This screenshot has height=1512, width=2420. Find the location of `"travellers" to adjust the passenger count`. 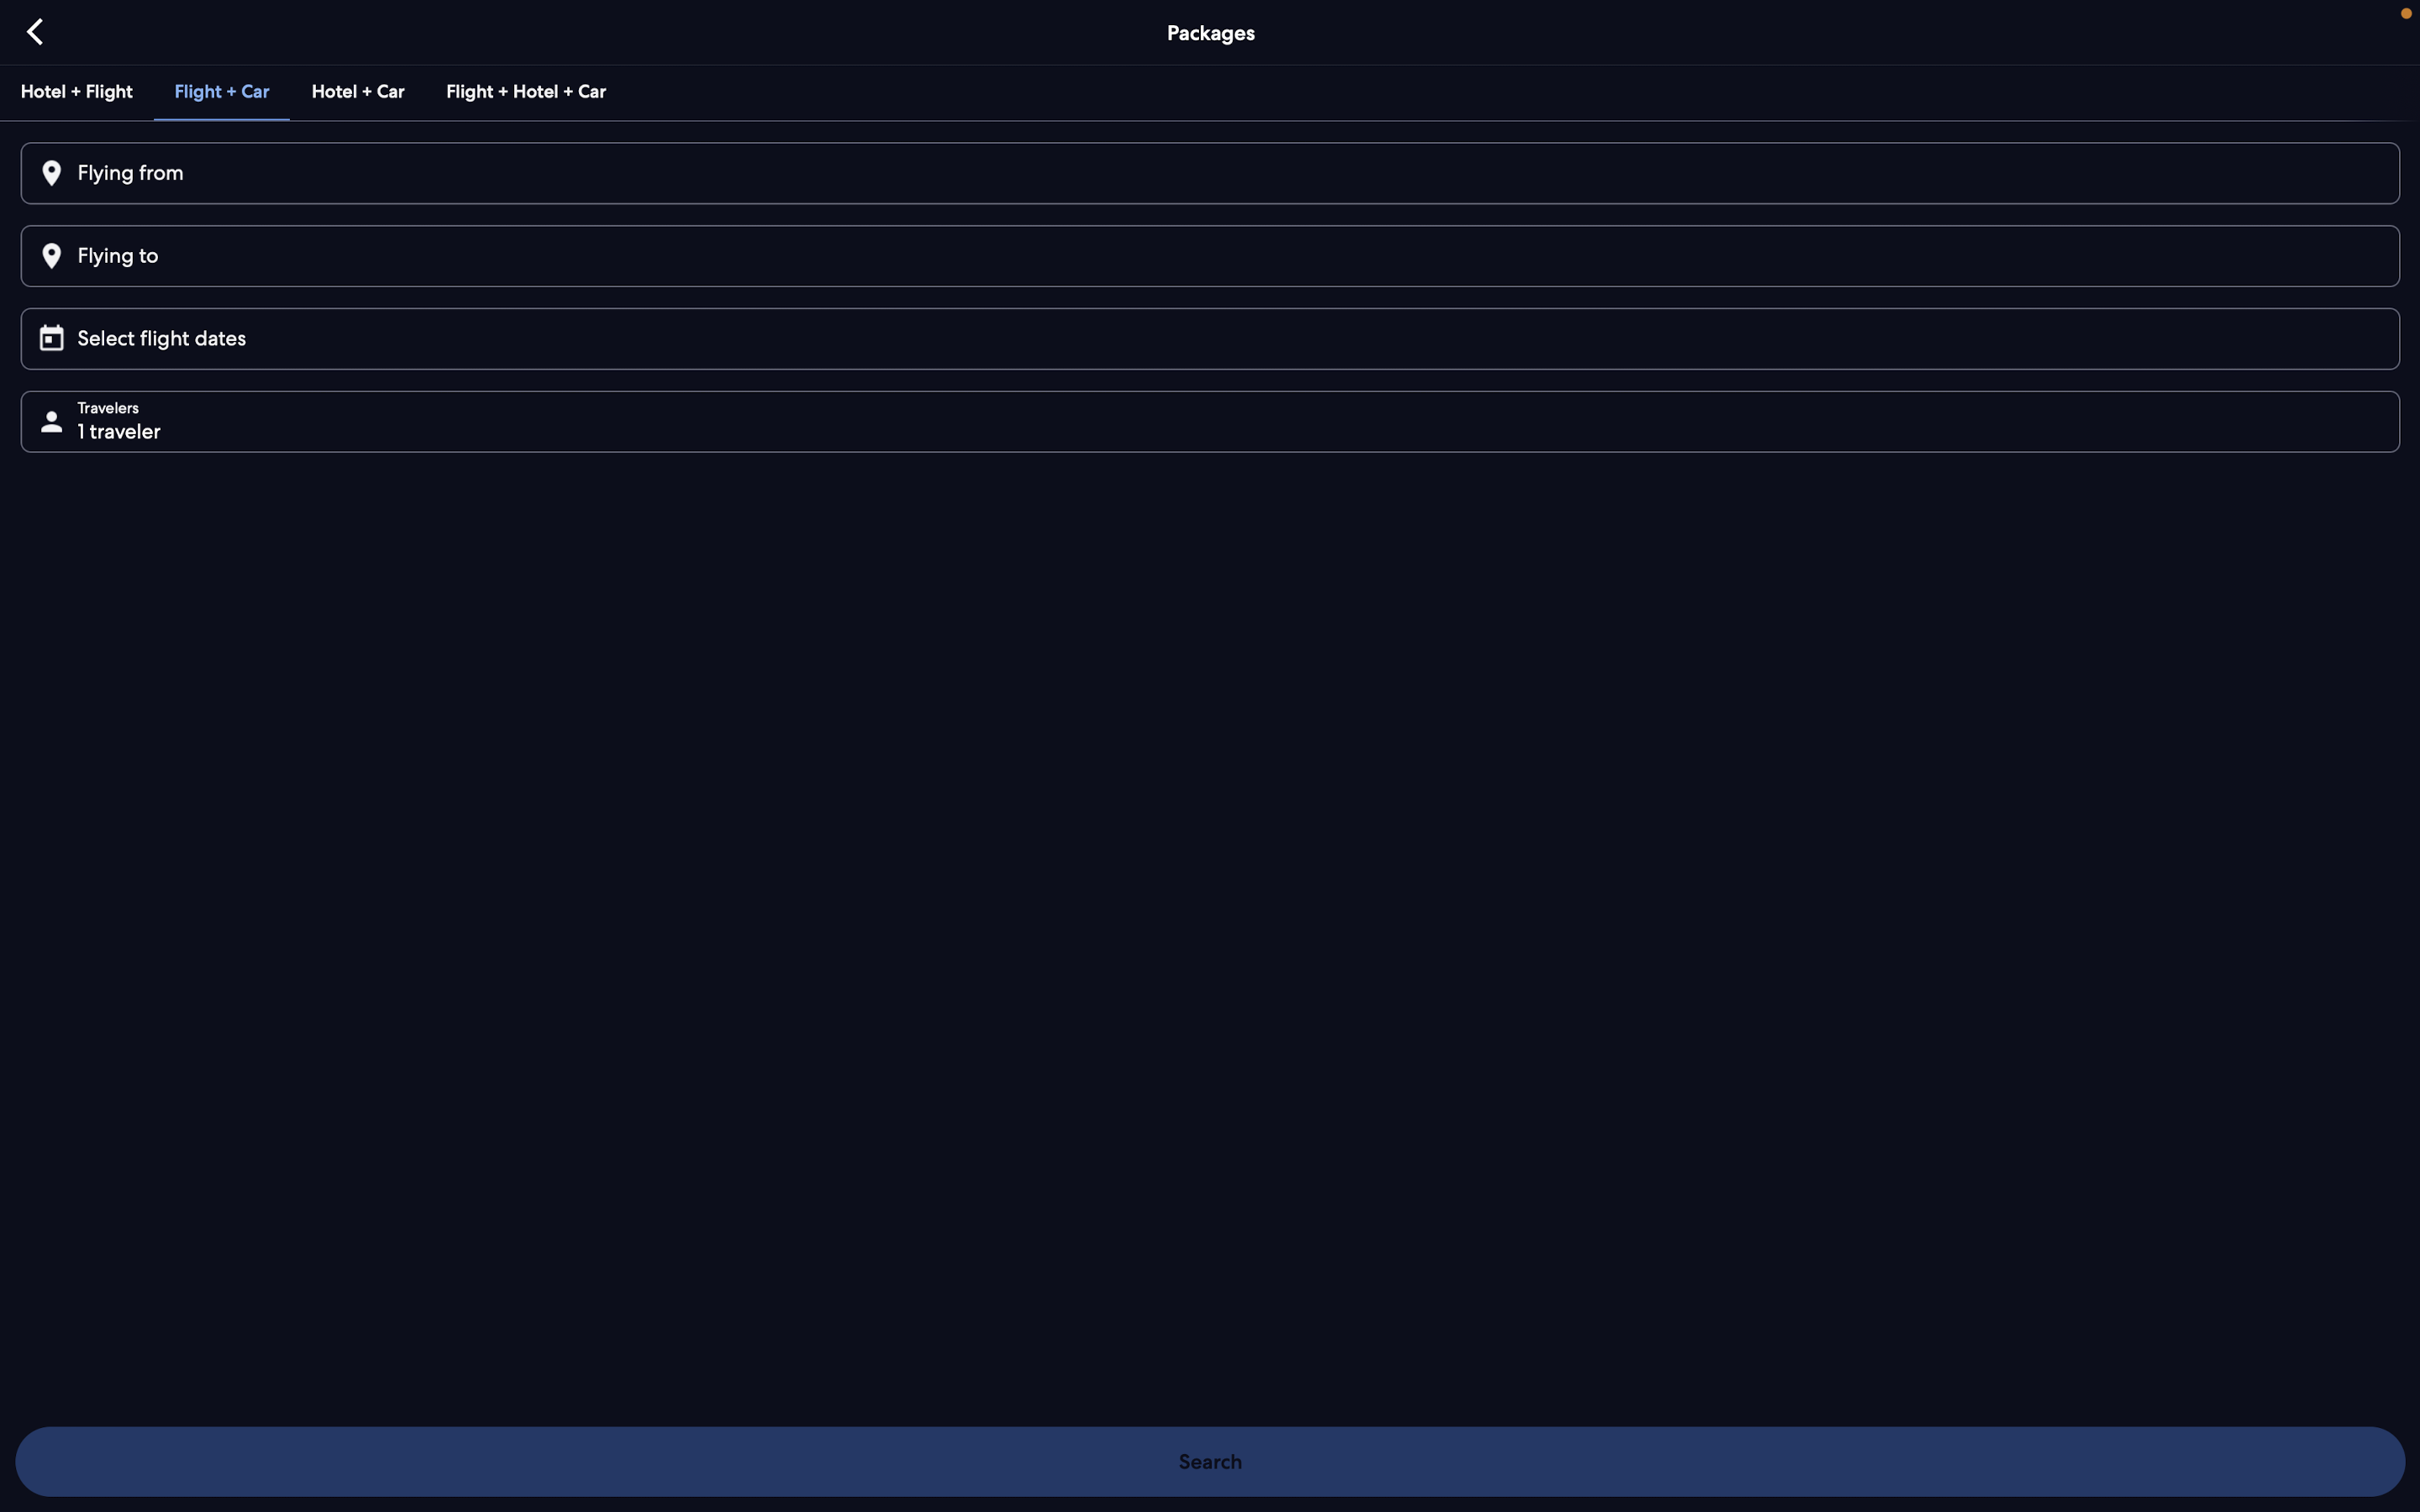

"travellers" to adjust the passenger count is located at coordinates (1217, 419).